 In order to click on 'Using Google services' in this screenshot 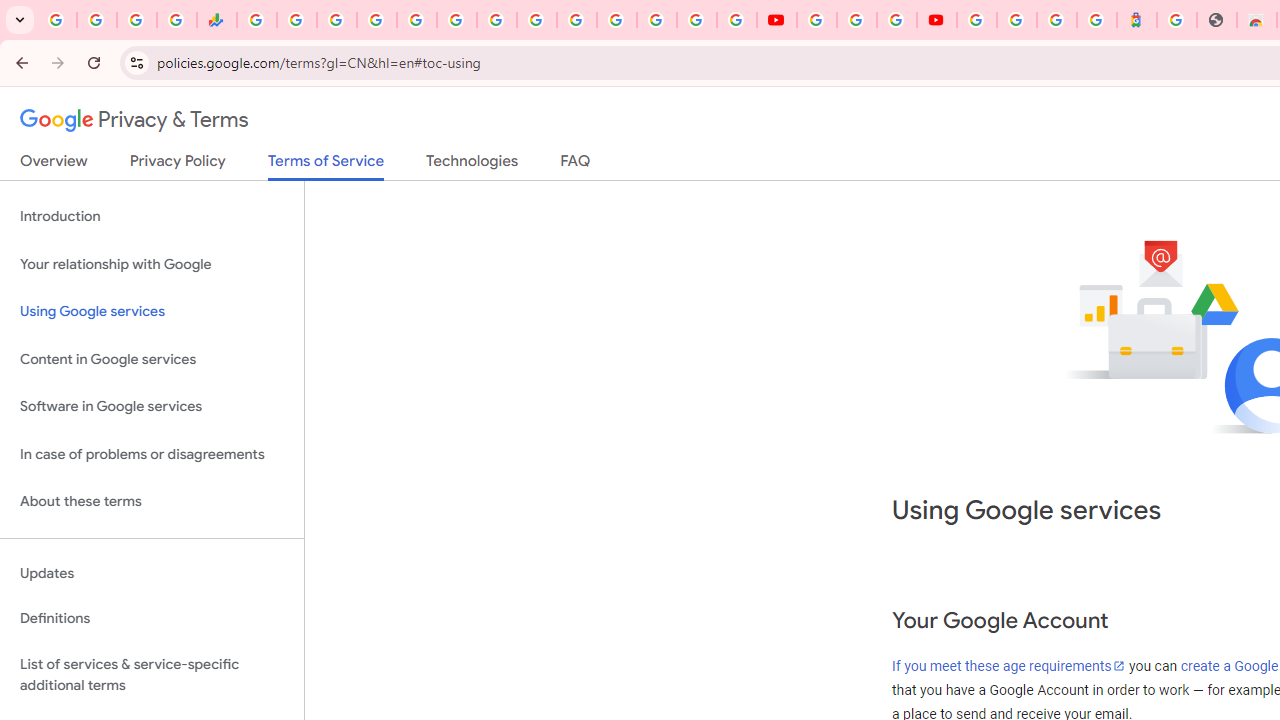, I will do `click(151, 312)`.